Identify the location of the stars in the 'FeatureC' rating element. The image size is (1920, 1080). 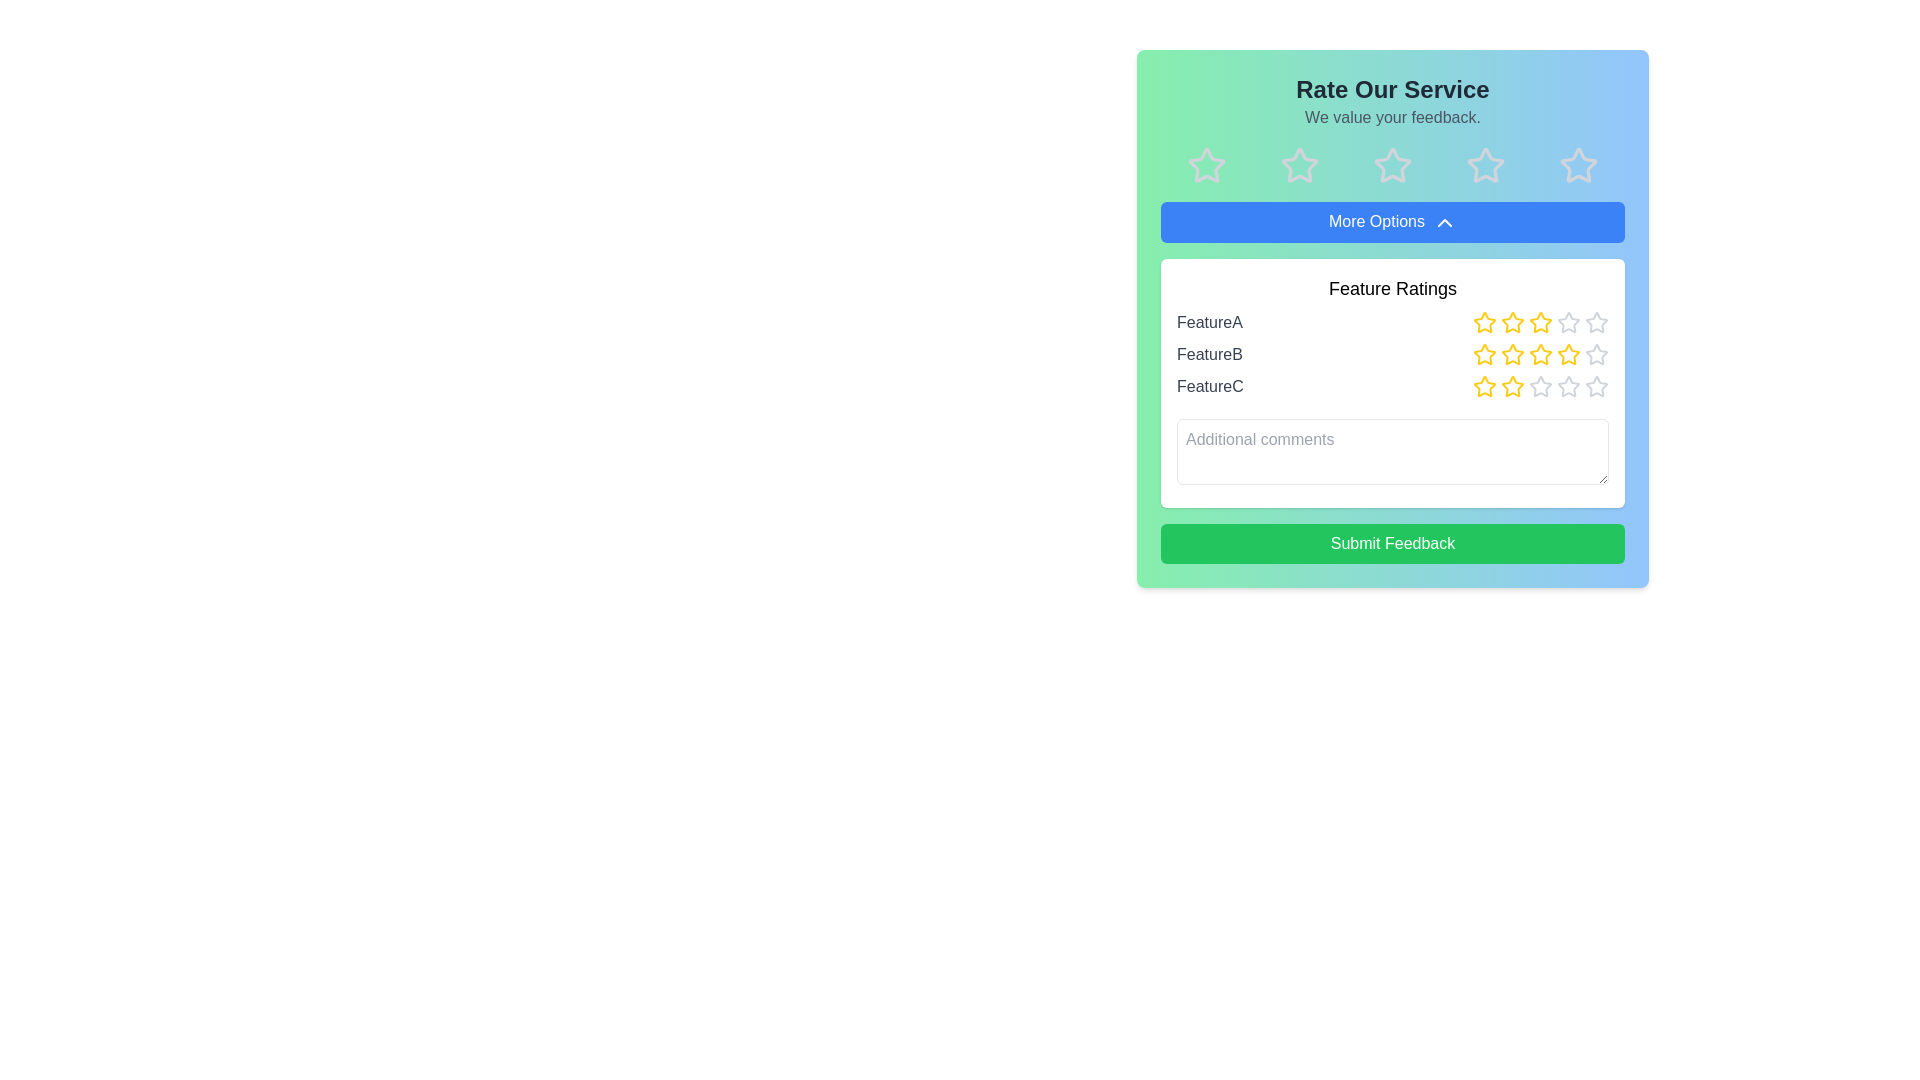
(1391, 385).